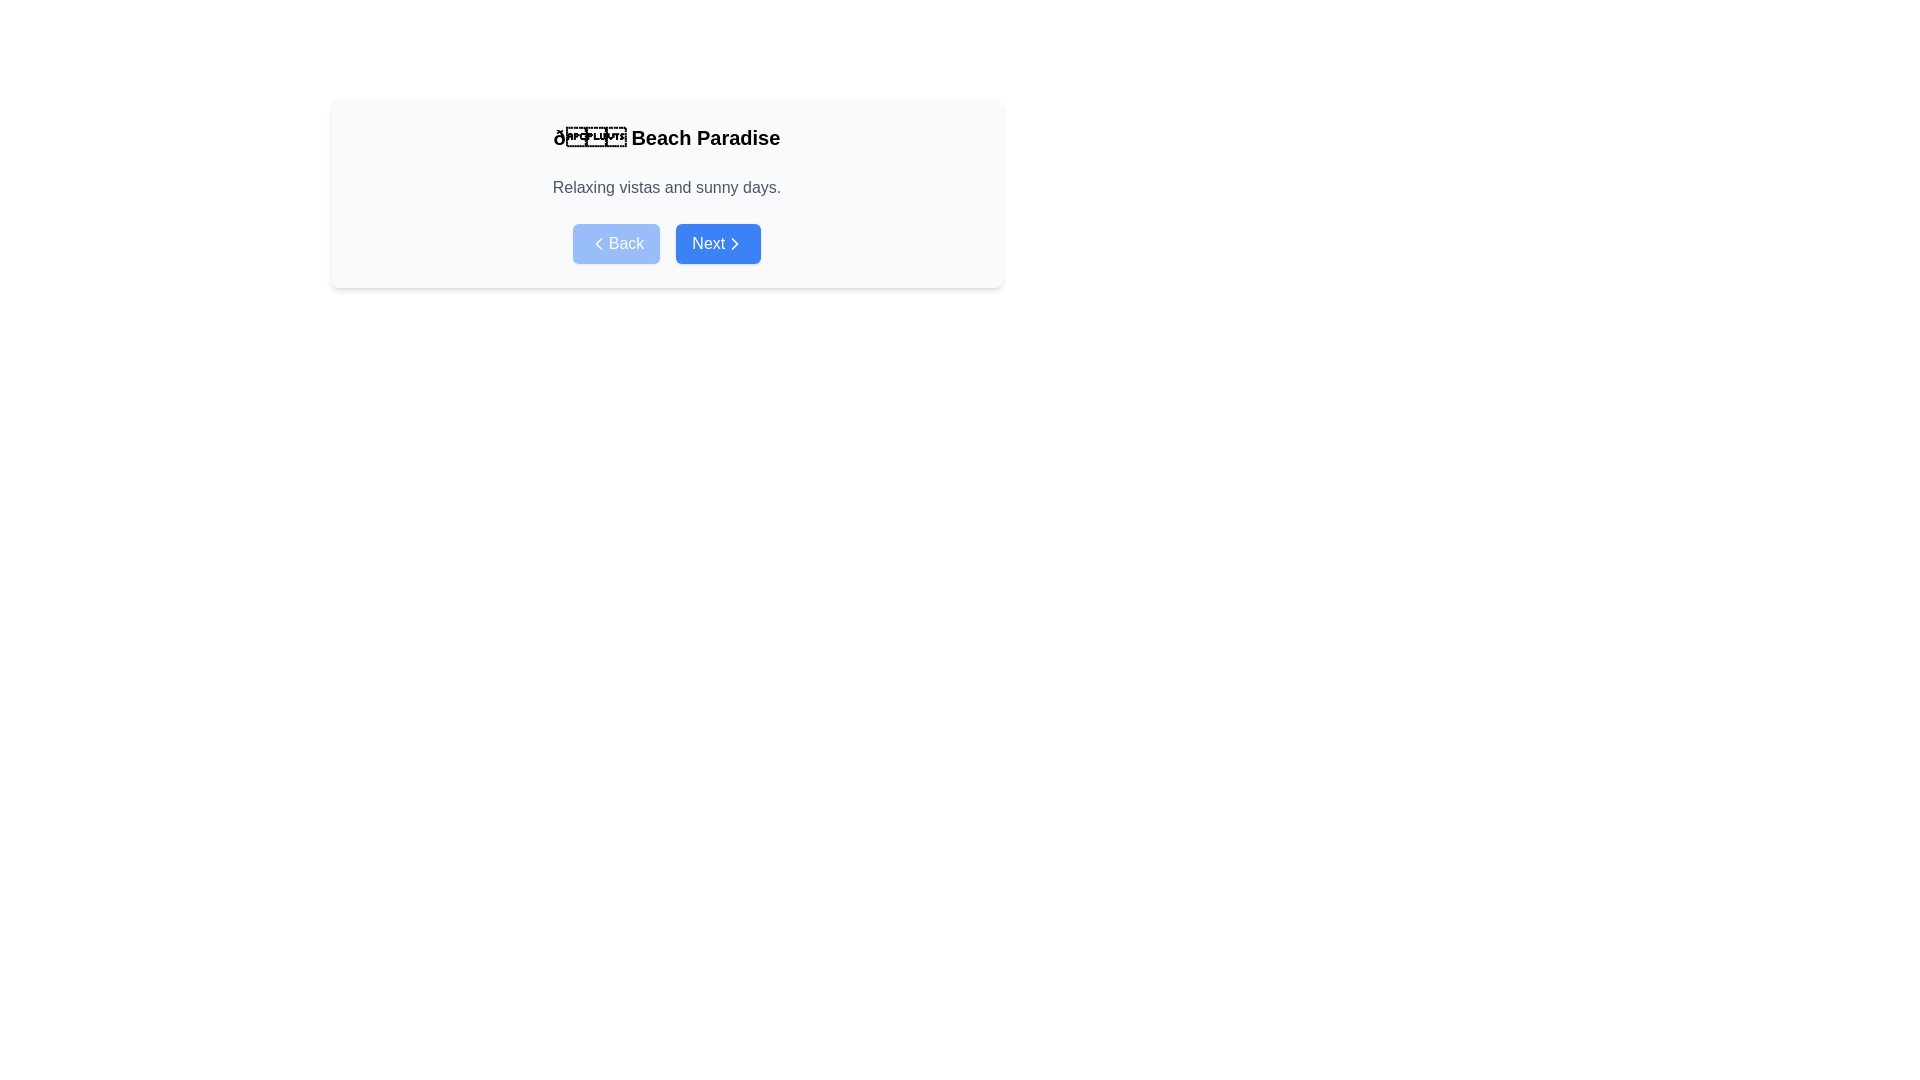  What do you see at coordinates (733, 242) in the screenshot?
I see `the chevron icon located on the blue 'Next' button at the bottom-right corner of the card` at bounding box center [733, 242].